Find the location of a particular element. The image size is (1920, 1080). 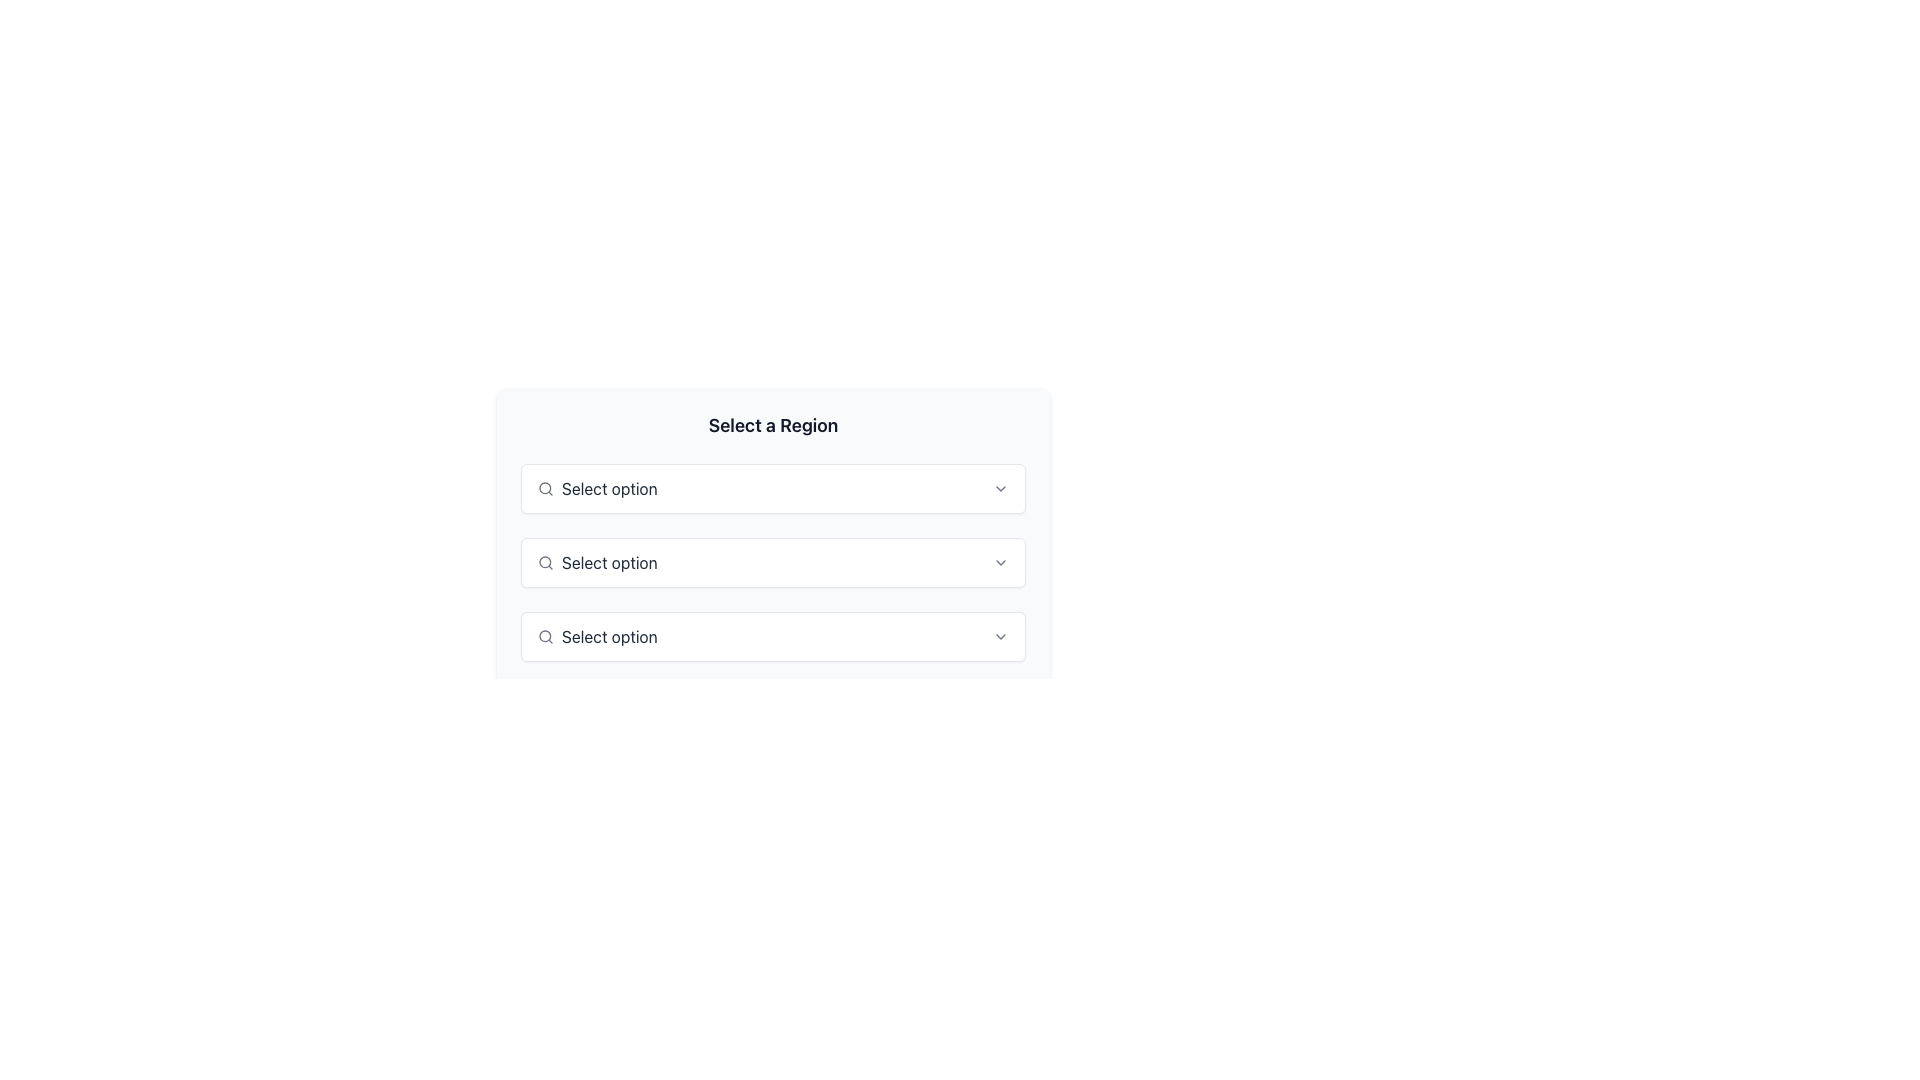

the middle 'Select option' dropdown menu is located at coordinates (772, 563).